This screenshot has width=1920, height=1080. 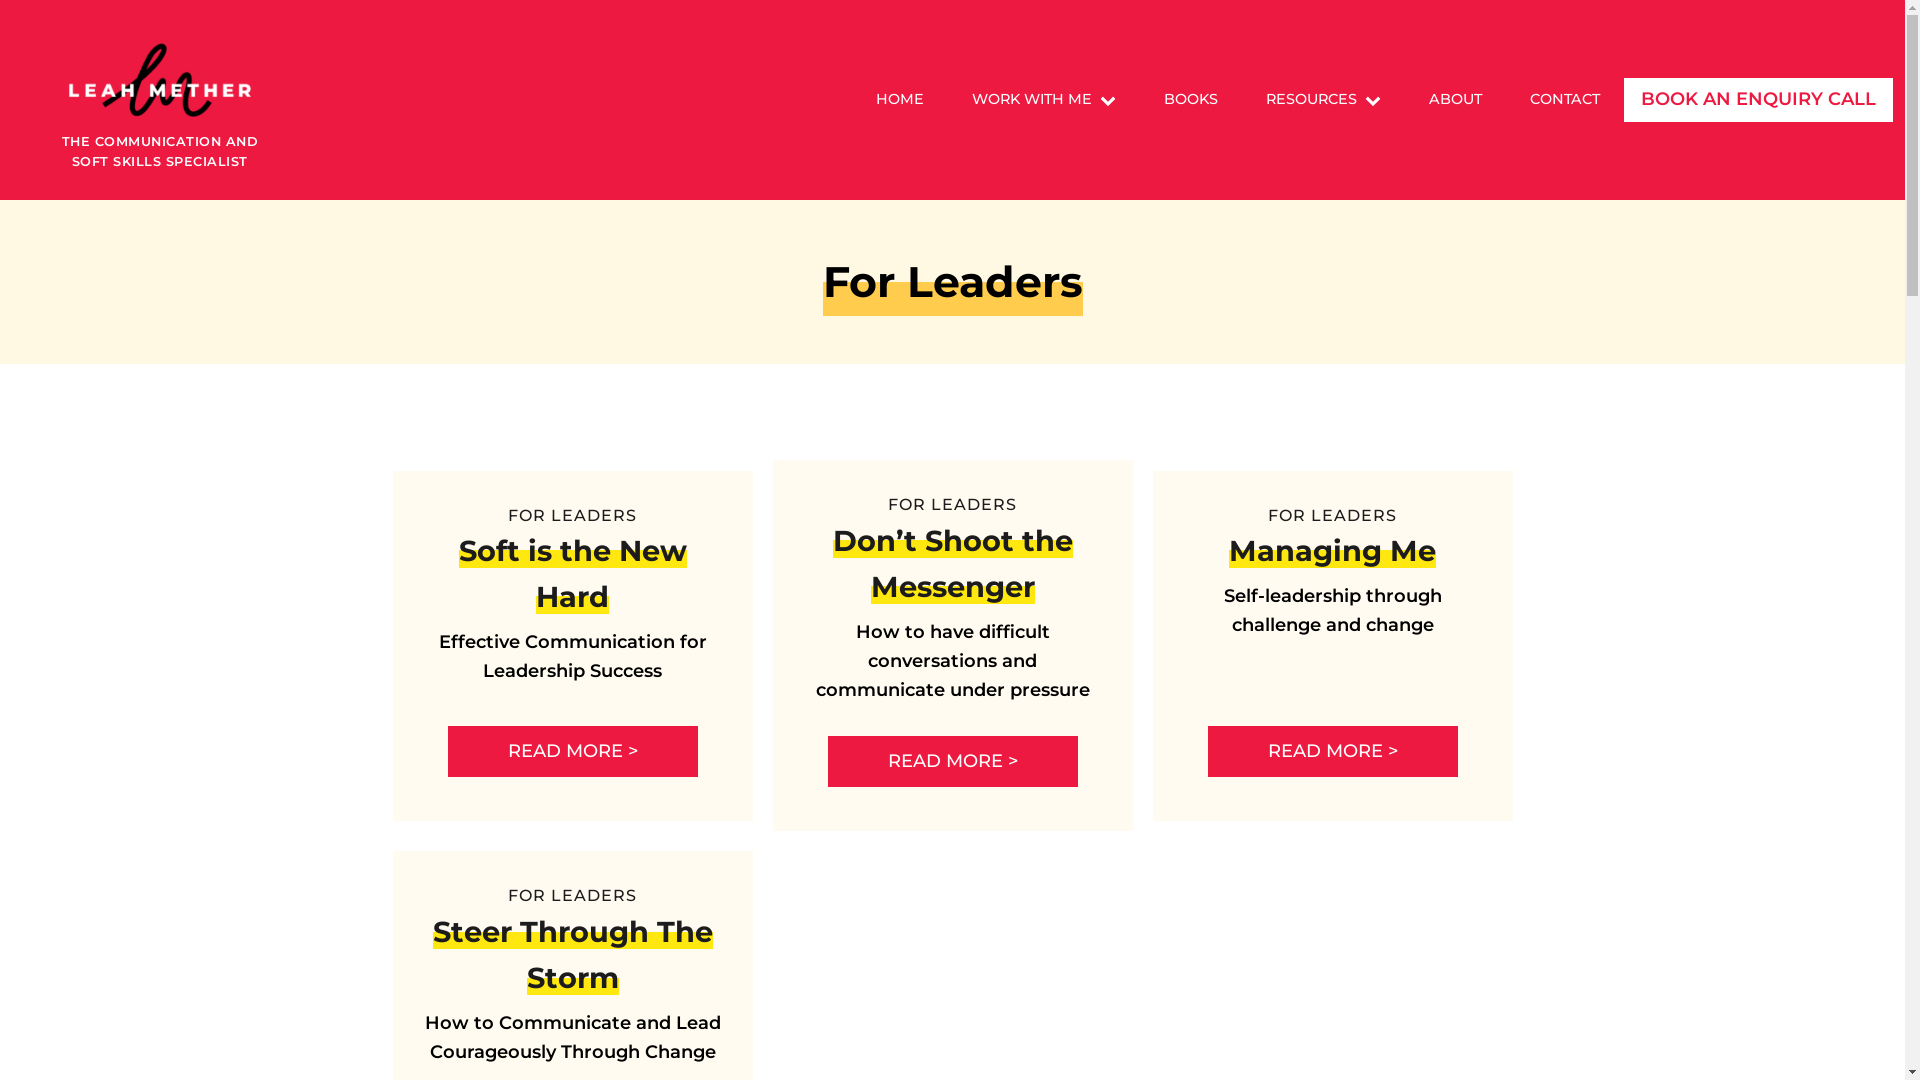 What do you see at coordinates (571, 514) in the screenshot?
I see `'FOR LEADERS'` at bounding box center [571, 514].